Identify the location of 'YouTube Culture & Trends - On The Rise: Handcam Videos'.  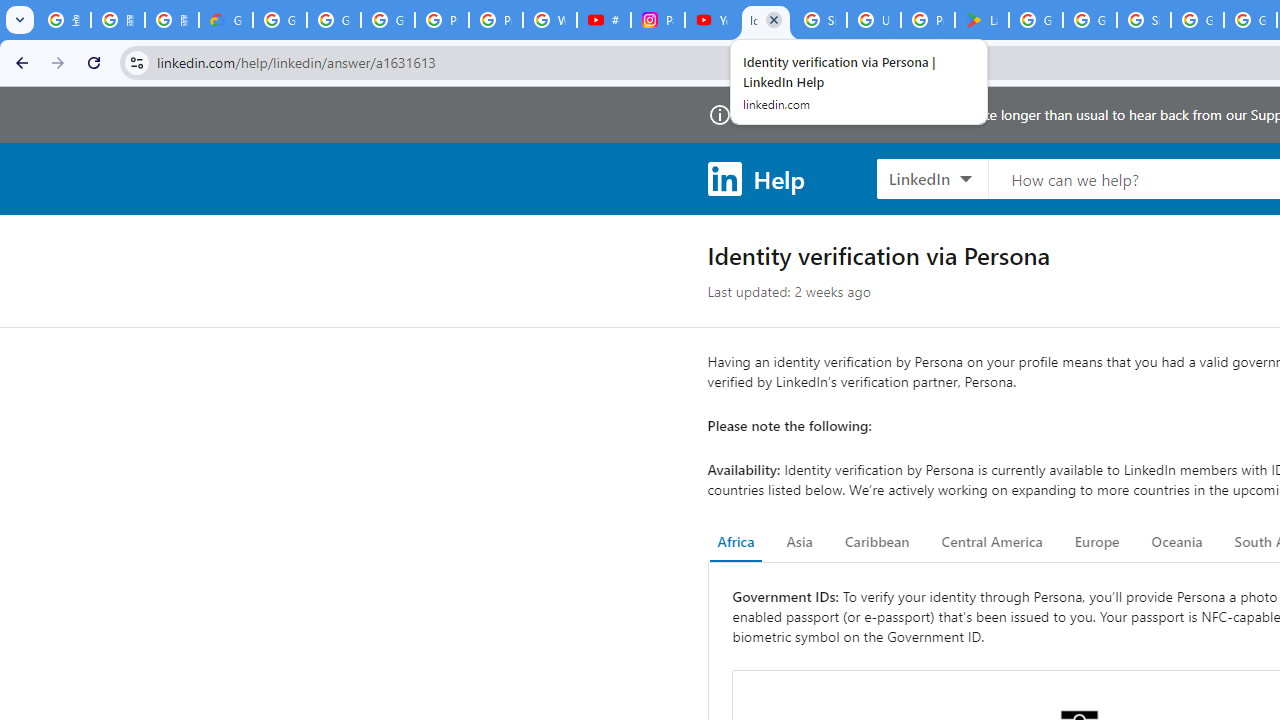
(711, 20).